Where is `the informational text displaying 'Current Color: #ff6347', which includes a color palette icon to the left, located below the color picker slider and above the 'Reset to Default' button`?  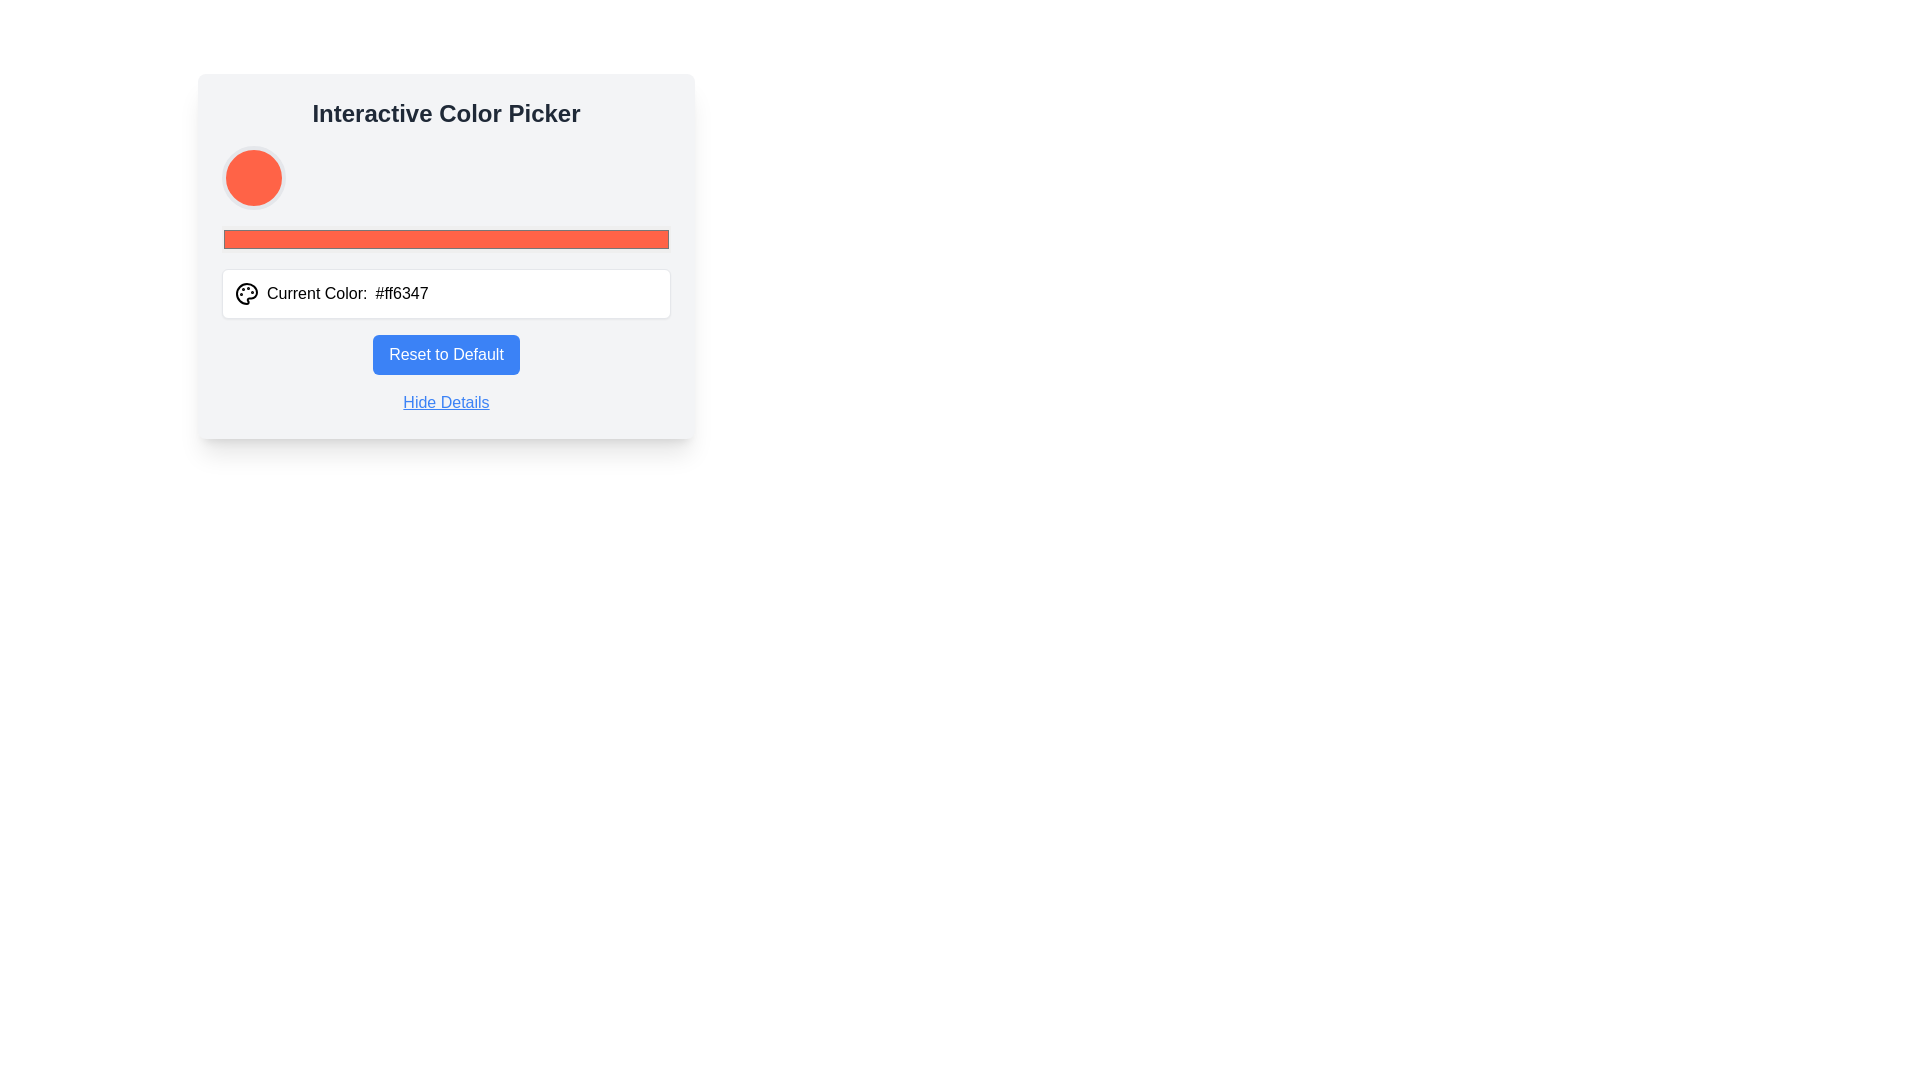 the informational text displaying 'Current Color: #ff6347', which includes a color palette icon to the left, located below the color picker slider and above the 'Reset to Default' button is located at coordinates (445, 293).